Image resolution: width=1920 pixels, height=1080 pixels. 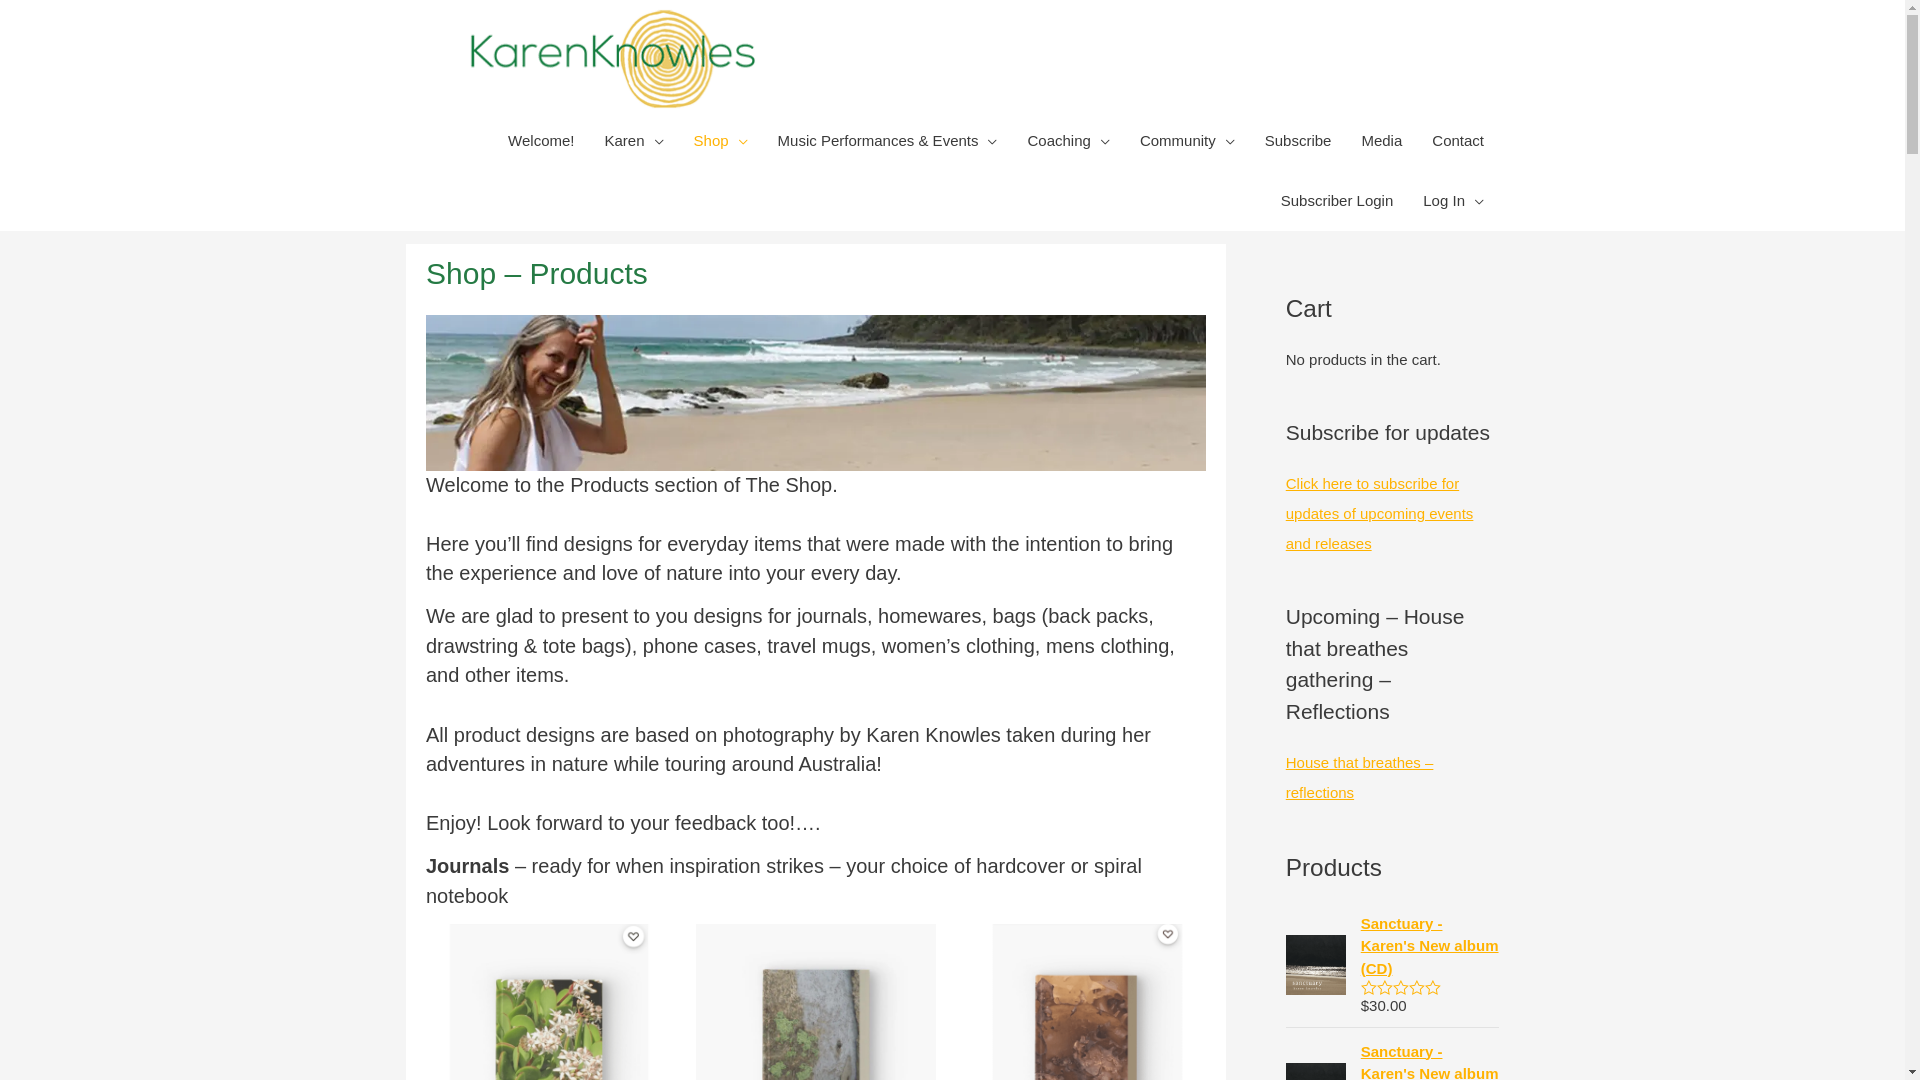 I want to click on 'Subscribe', so click(x=1298, y=140).